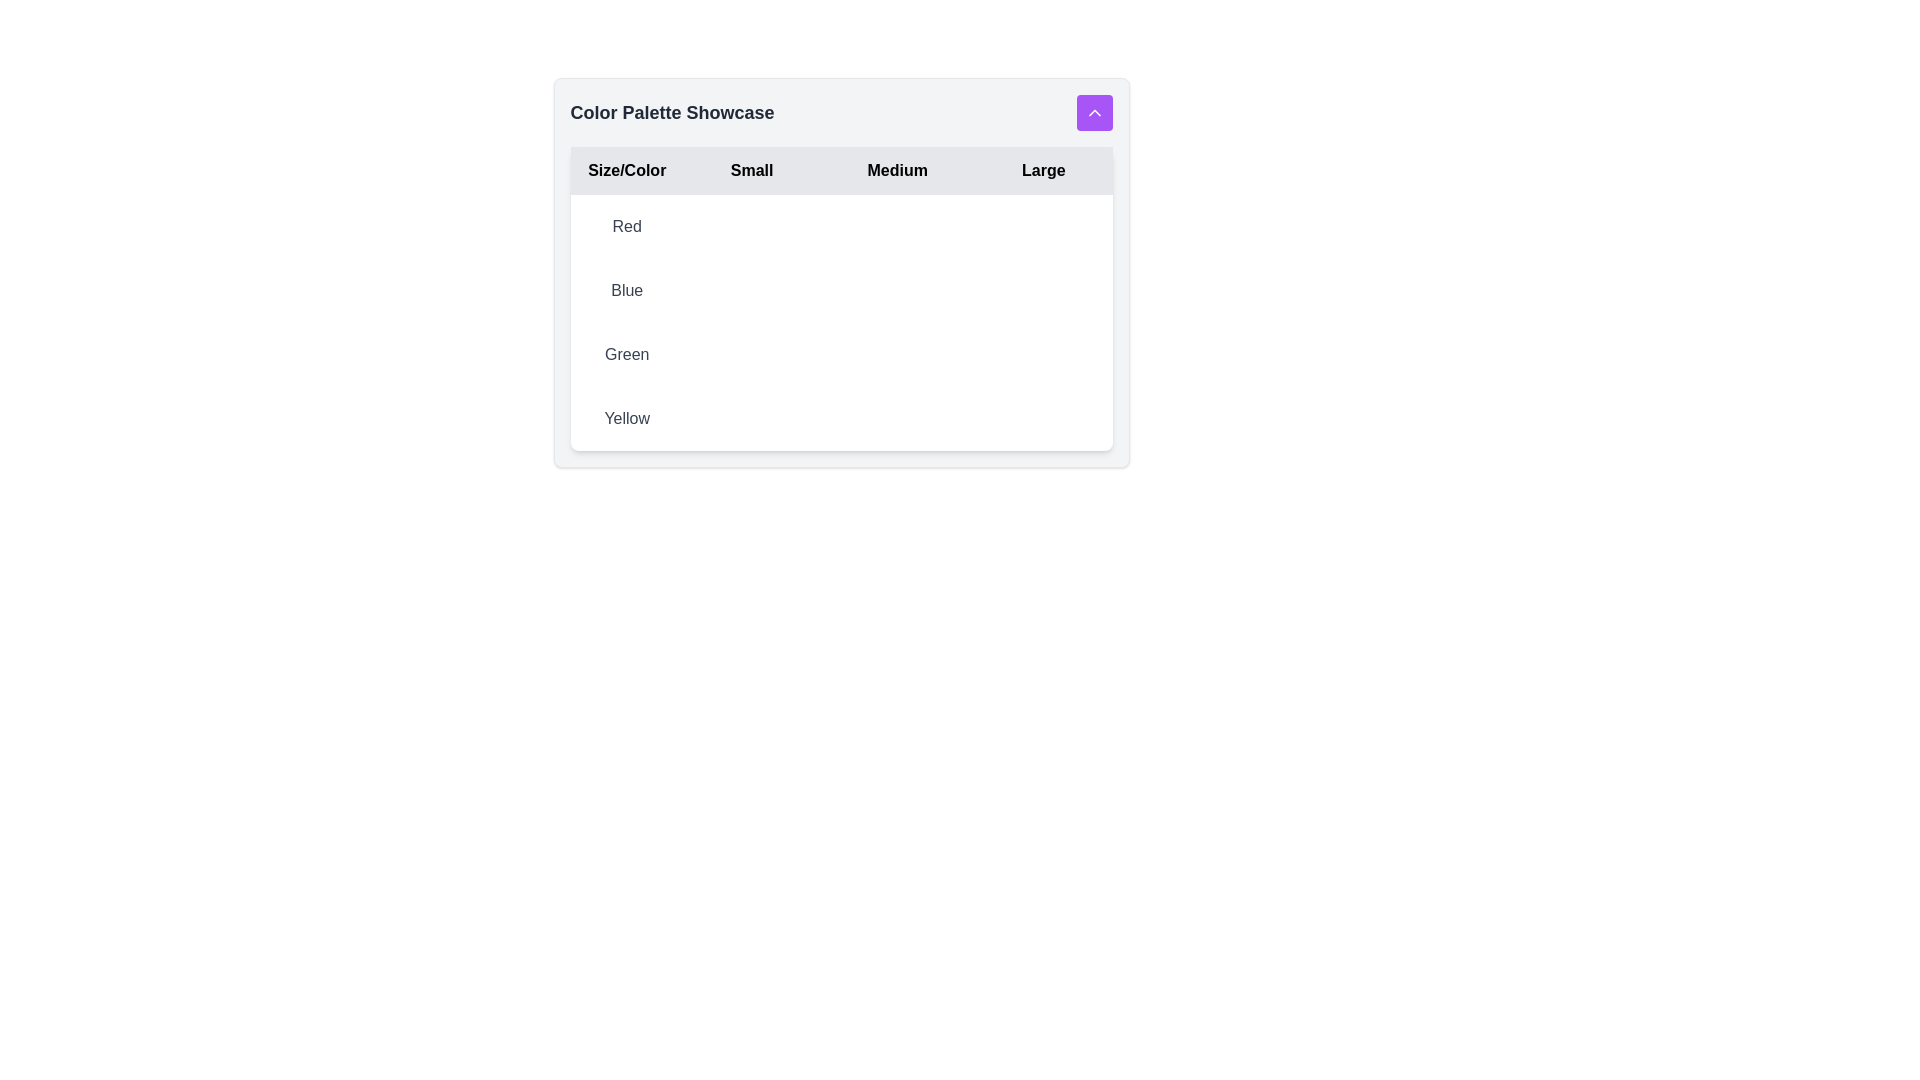 The height and width of the screenshot is (1080, 1920). Describe the element at coordinates (1042, 353) in the screenshot. I see `the button-like component associated with the 'Large' size variant for the 'Green' color located in the table layout` at that location.